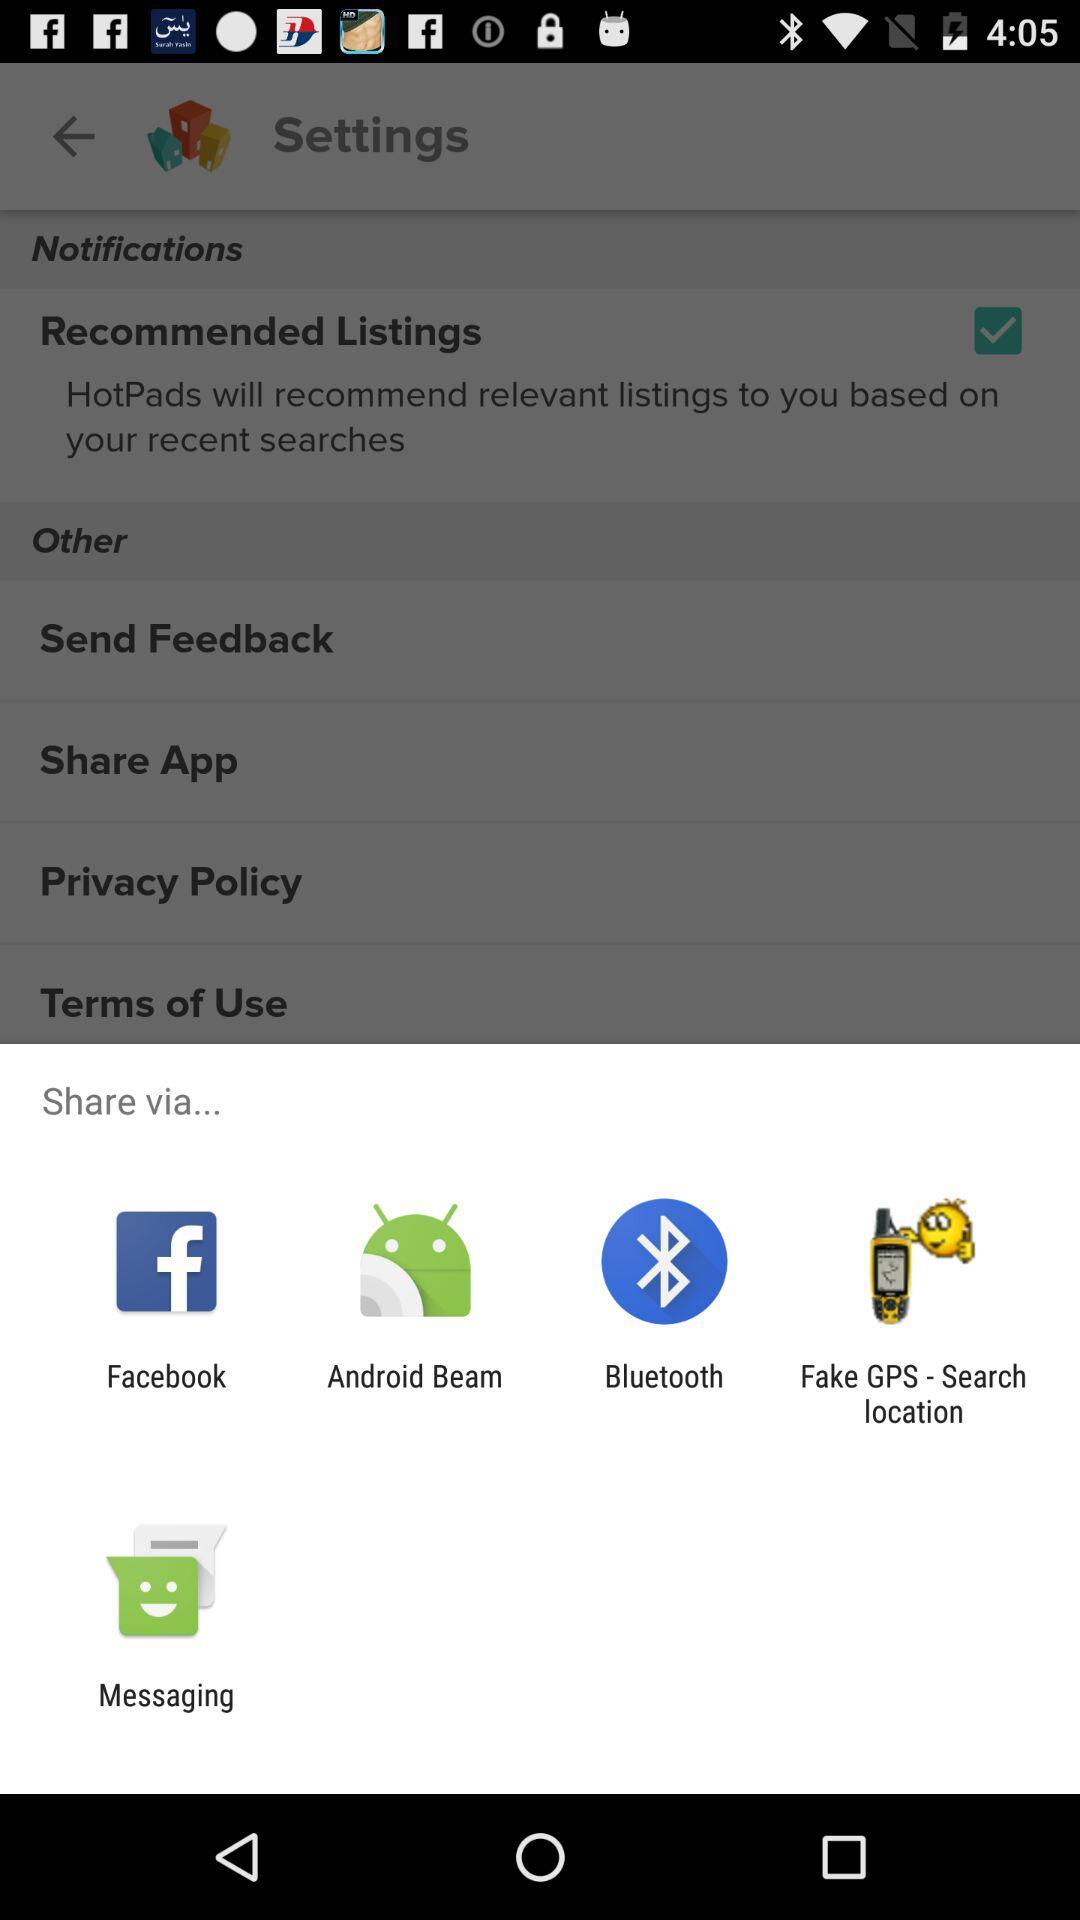 This screenshot has height=1920, width=1080. Describe the element at coordinates (664, 1392) in the screenshot. I see `the icon to the right of android beam` at that location.